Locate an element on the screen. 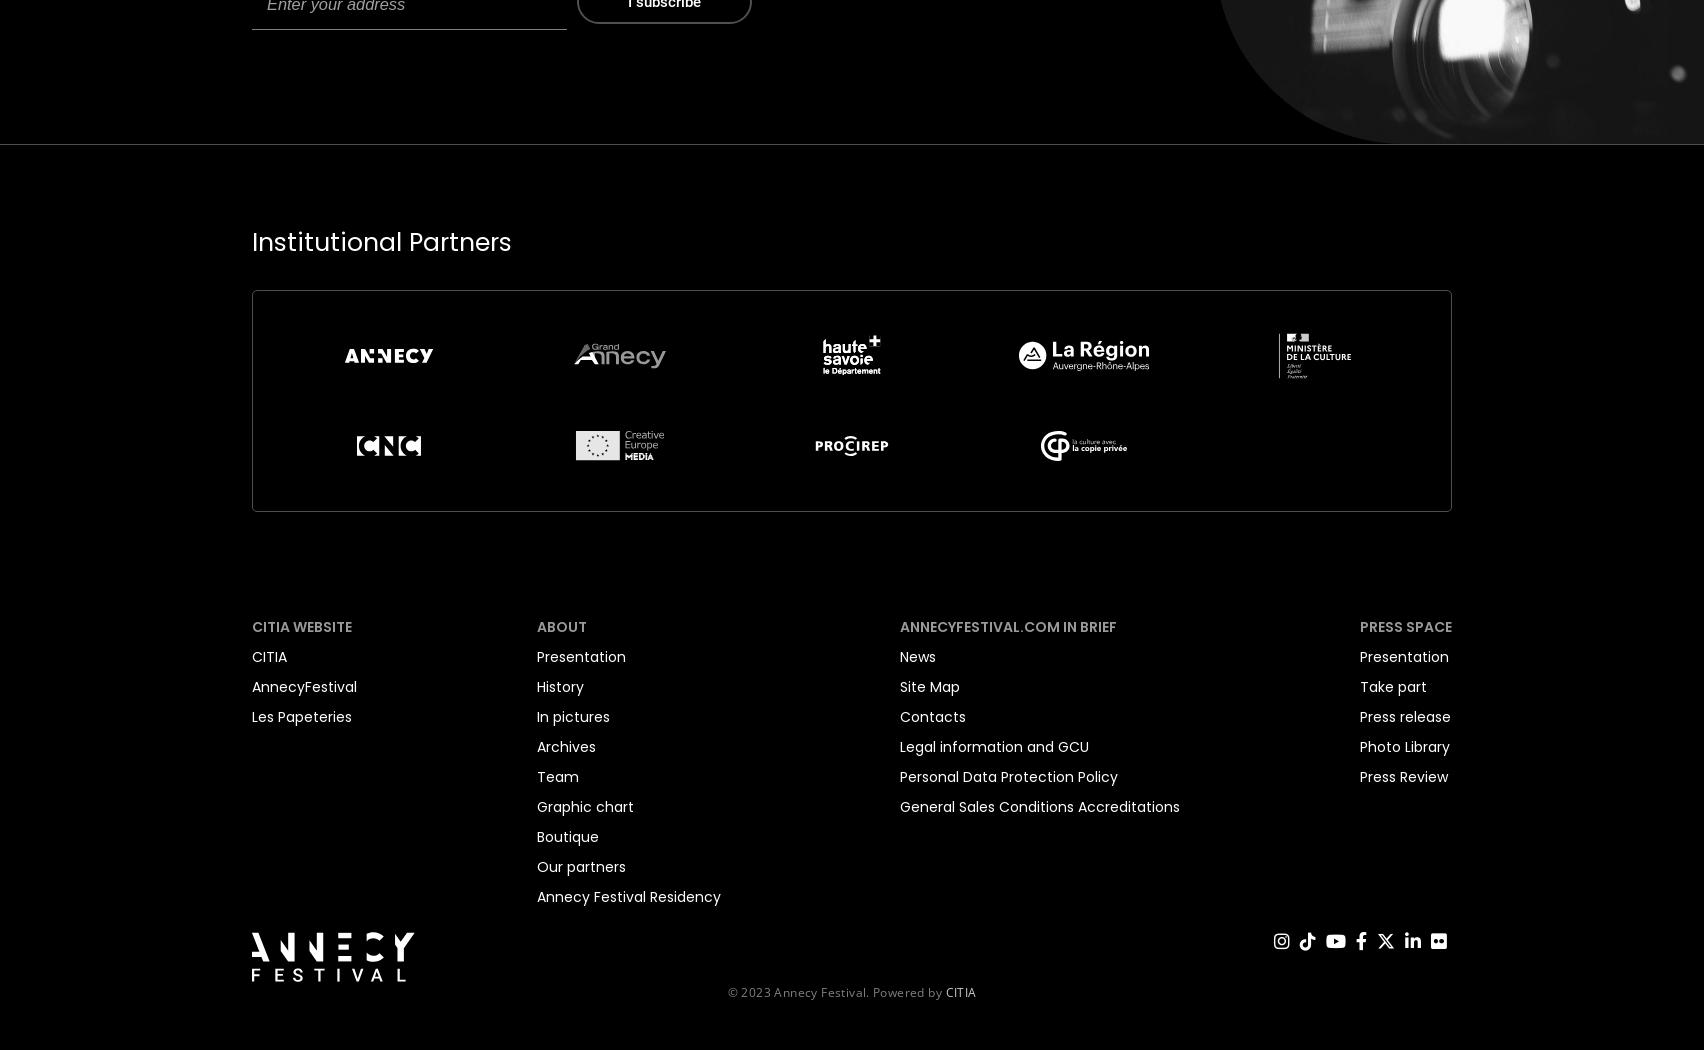 The height and width of the screenshot is (1050, 1704). 'Photo Library' is located at coordinates (1358, 745).